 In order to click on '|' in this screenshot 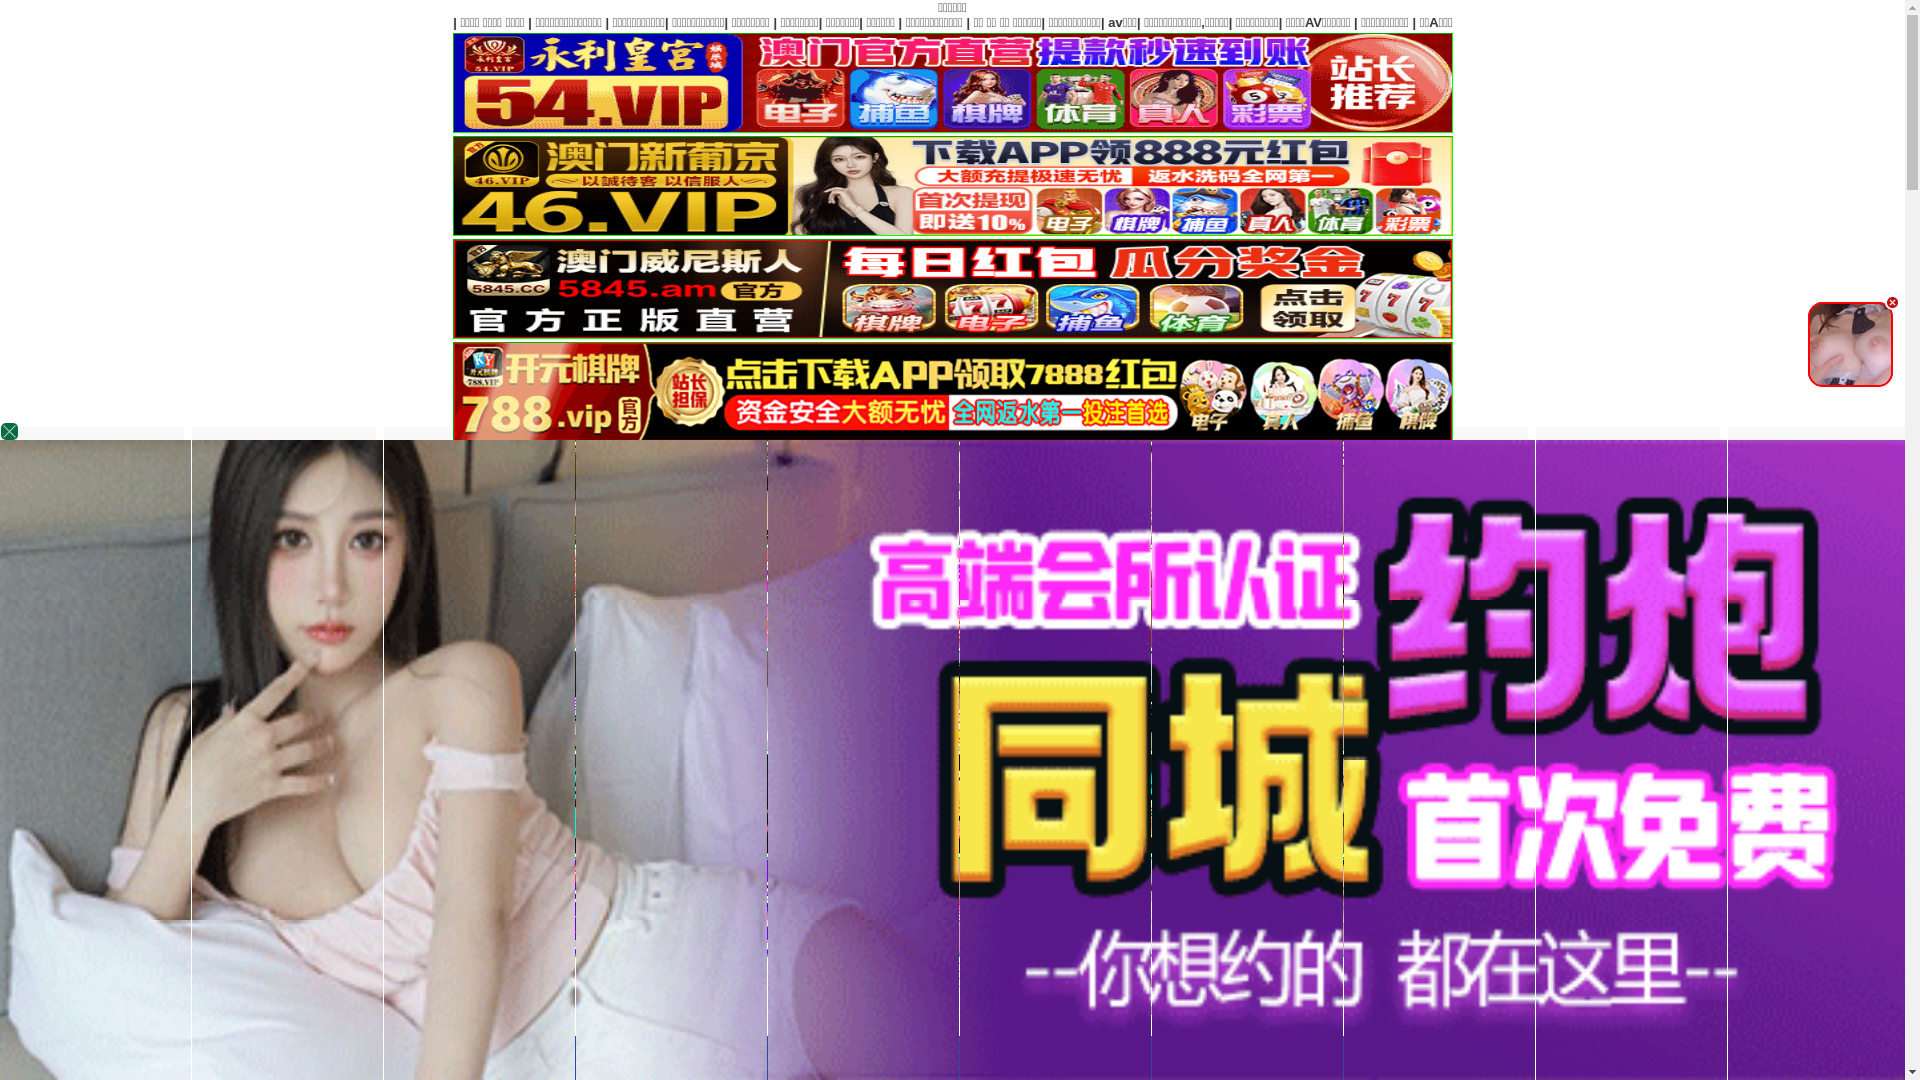, I will do `click(1376, 22)`.